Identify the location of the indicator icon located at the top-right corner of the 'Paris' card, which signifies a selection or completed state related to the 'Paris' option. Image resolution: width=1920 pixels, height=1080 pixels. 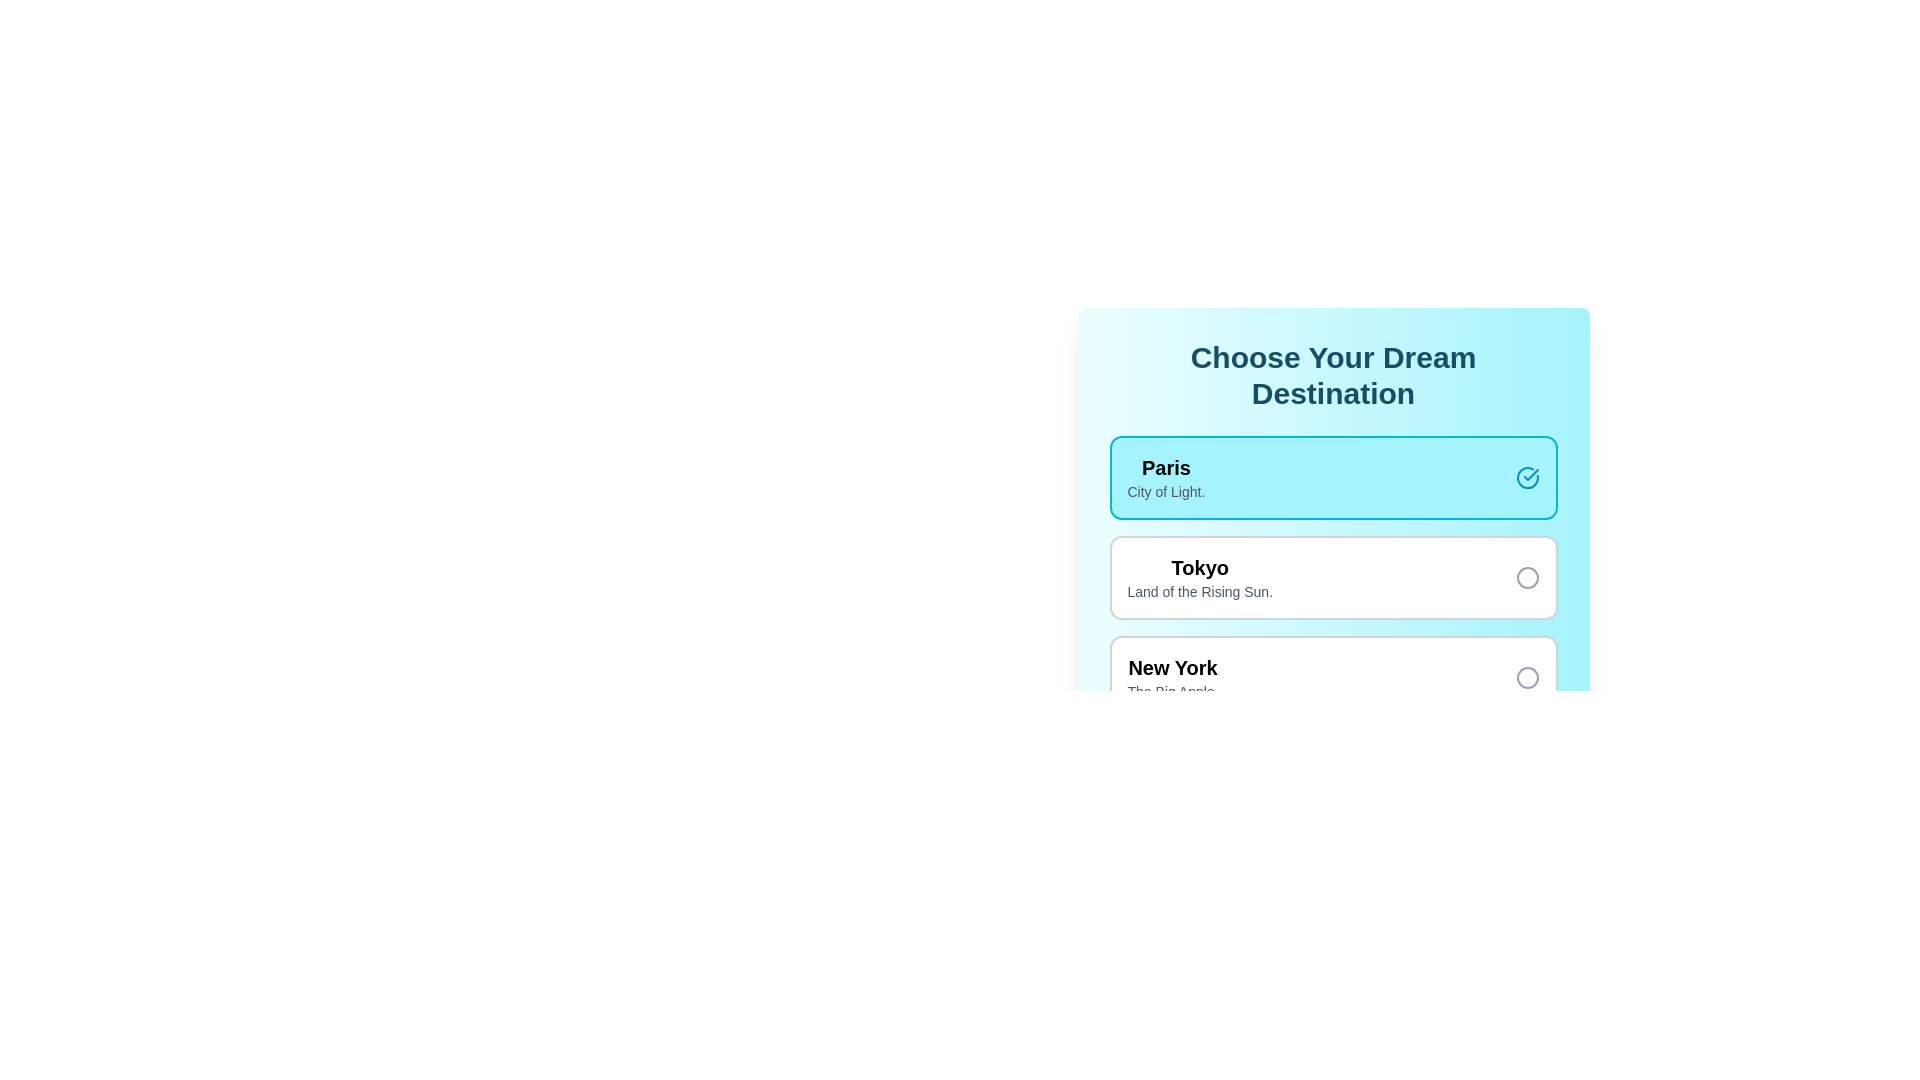
(1526, 478).